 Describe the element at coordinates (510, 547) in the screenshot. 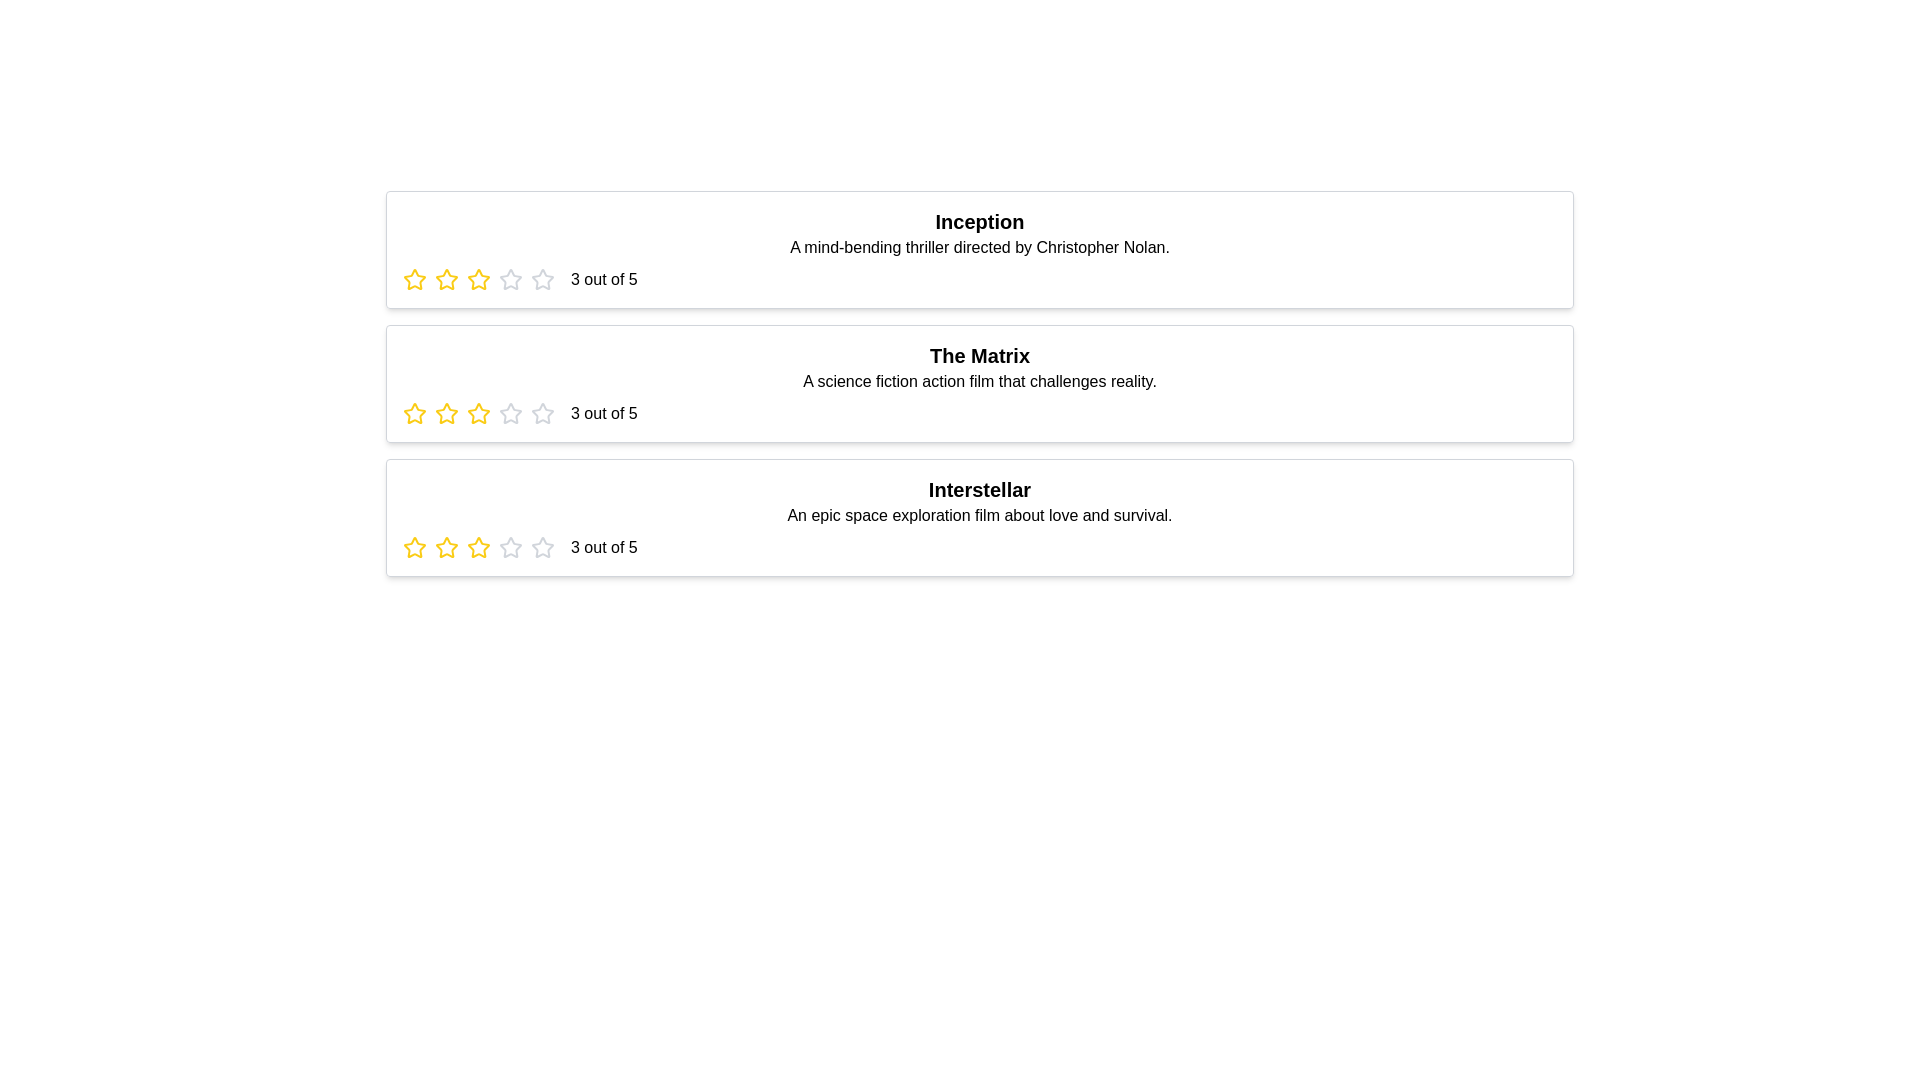

I see `the star corresponding to 4 stars for the movie titled Interstellar` at that location.